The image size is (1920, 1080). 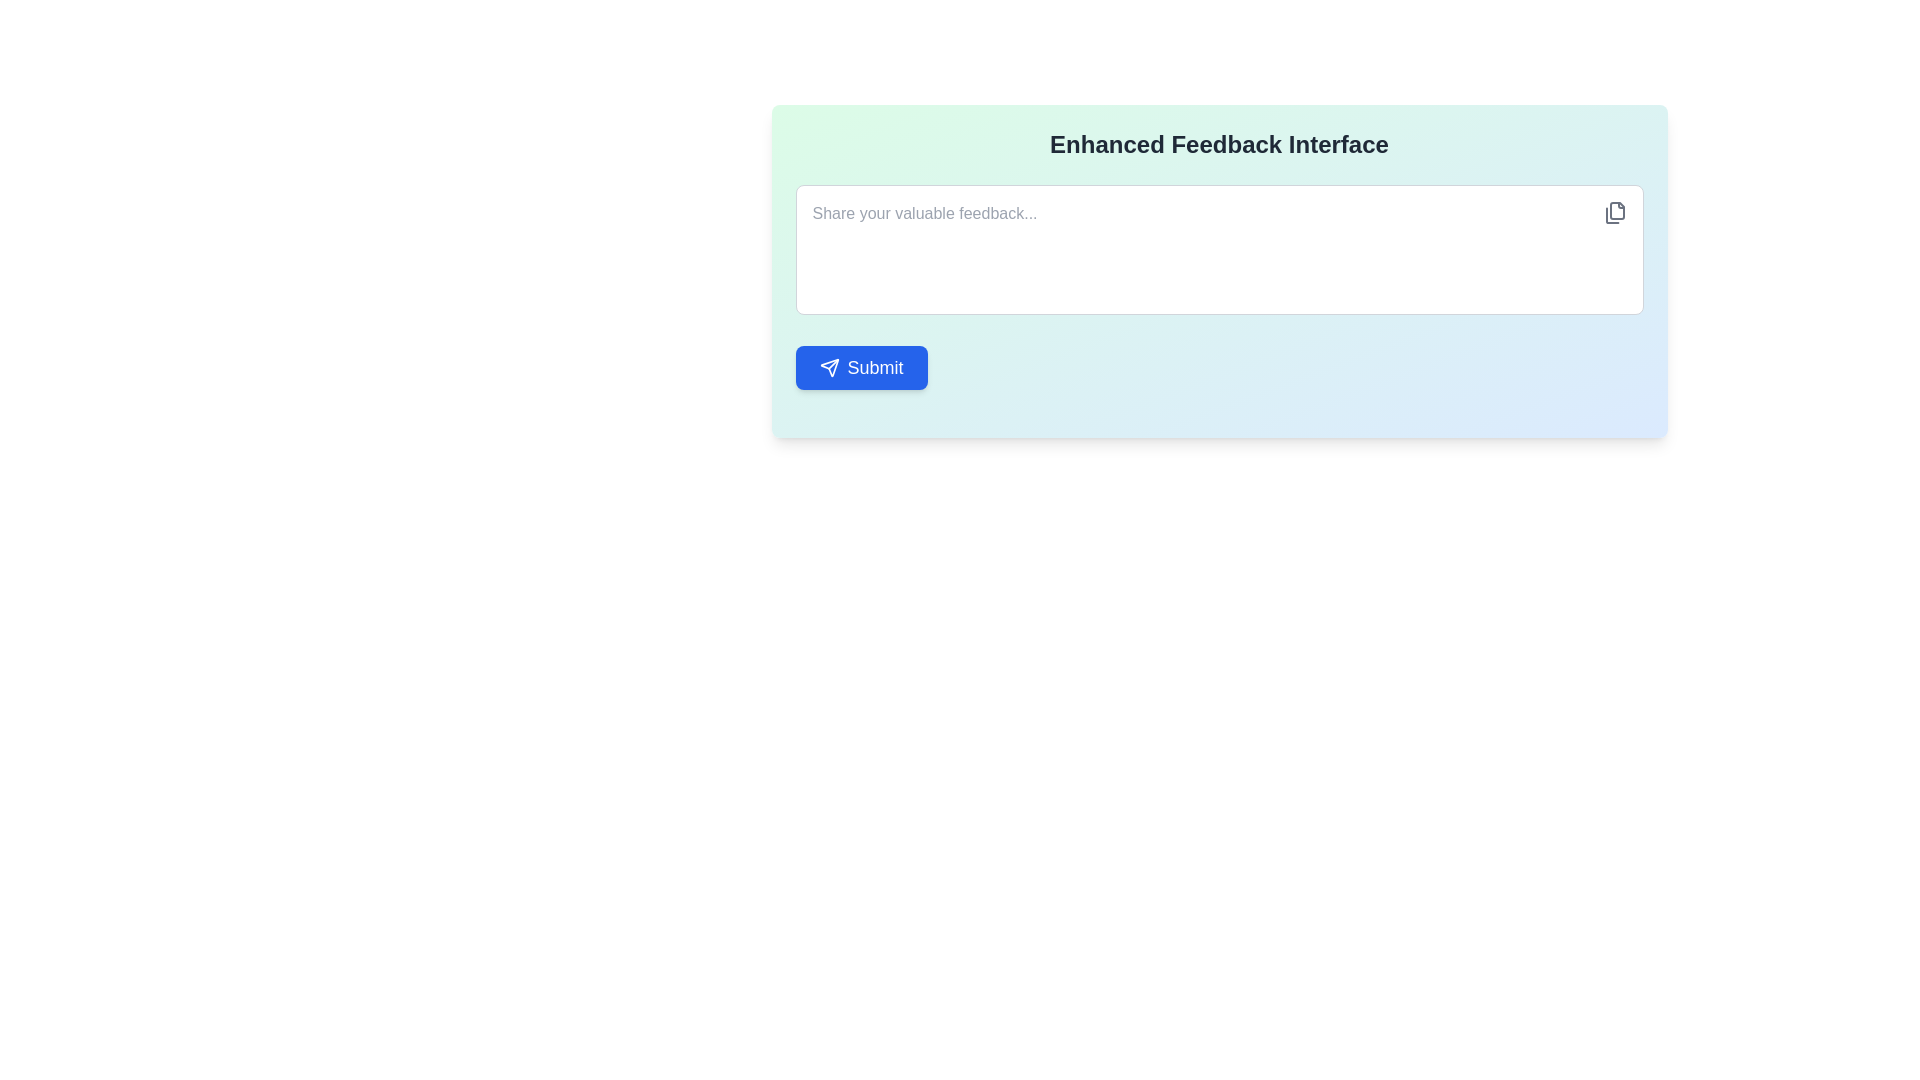 What do you see at coordinates (861, 367) in the screenshot?
I see `the 'Submit' button, which is a rectangular button with a blue background and white text, located at the bottom left of the feedback form interface` at bounding box center [861, 367].